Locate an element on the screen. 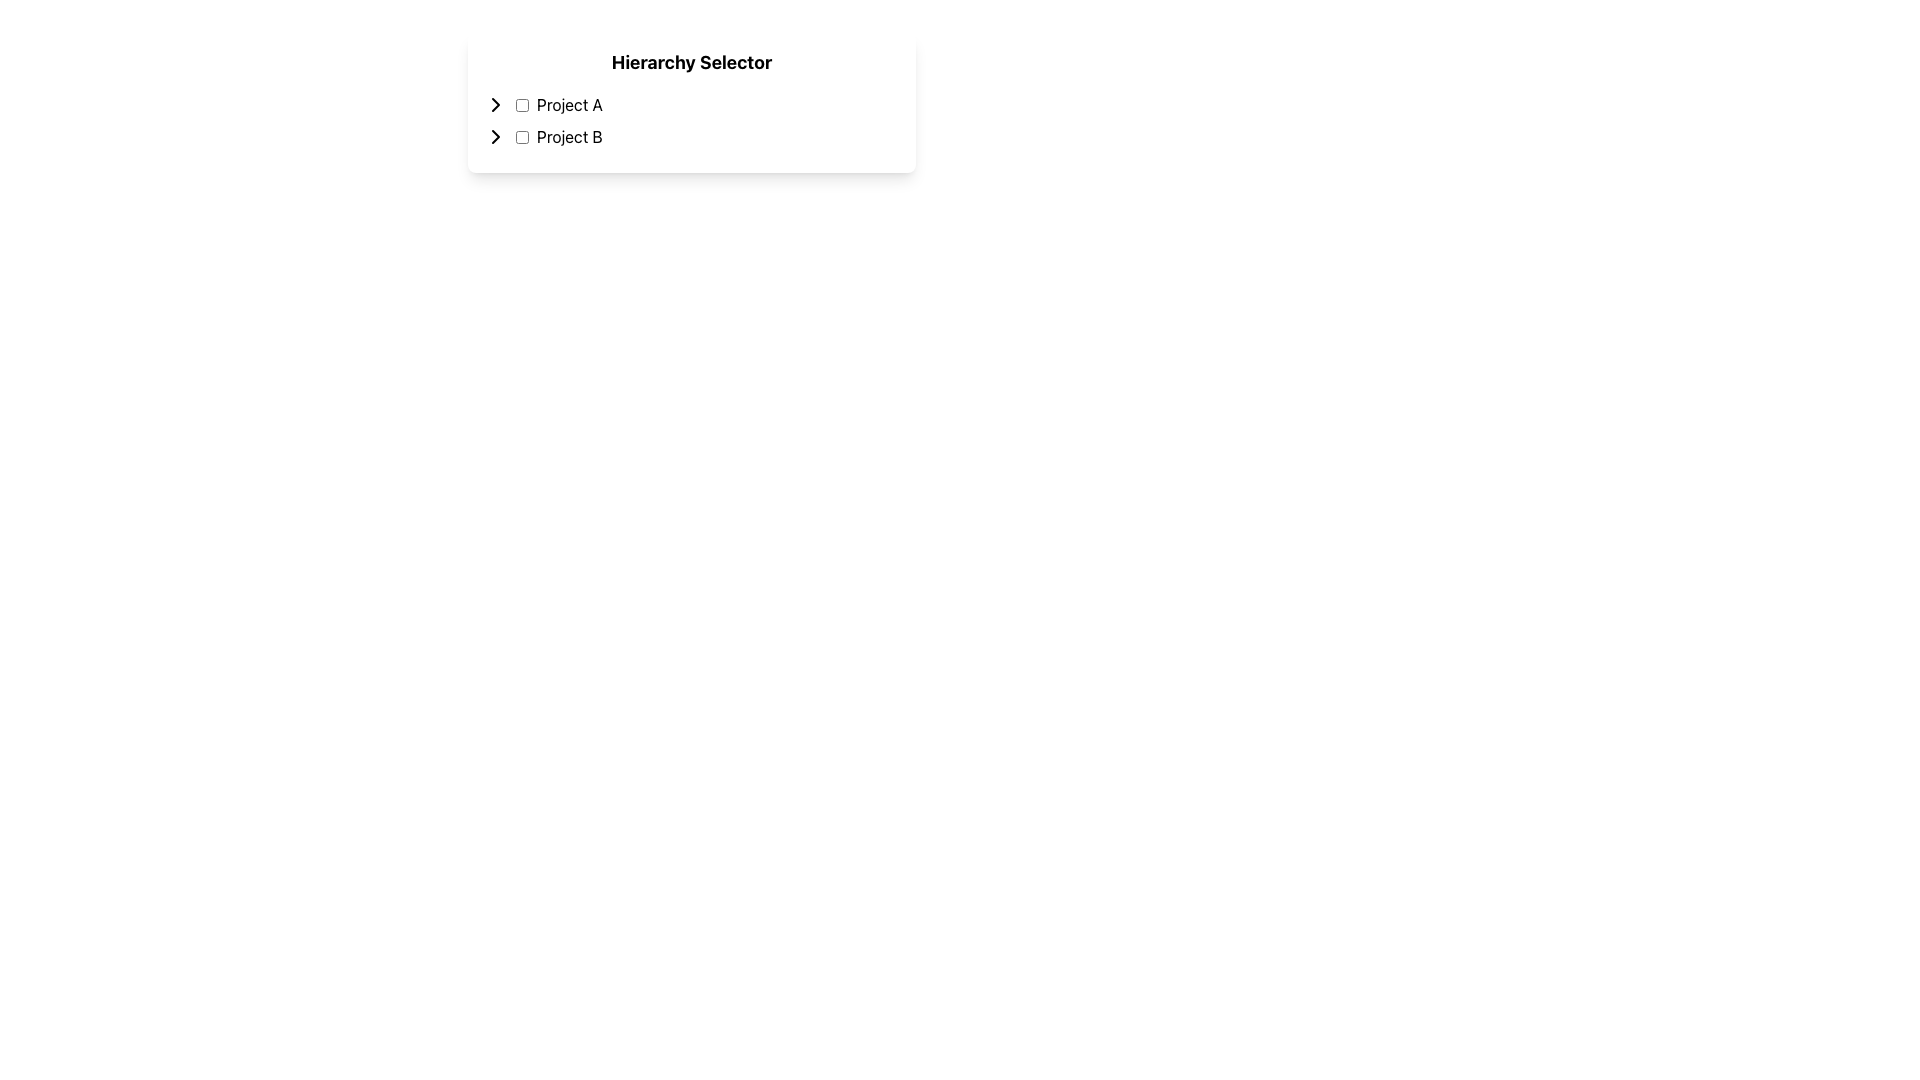  the static text element labeled 'Project A', which is styled with a black font on a white background and positioned beneath the 'Hierarchy Selector' header, adjacent to the first checkbox and arrow icon is located at coordinates (569, 104).